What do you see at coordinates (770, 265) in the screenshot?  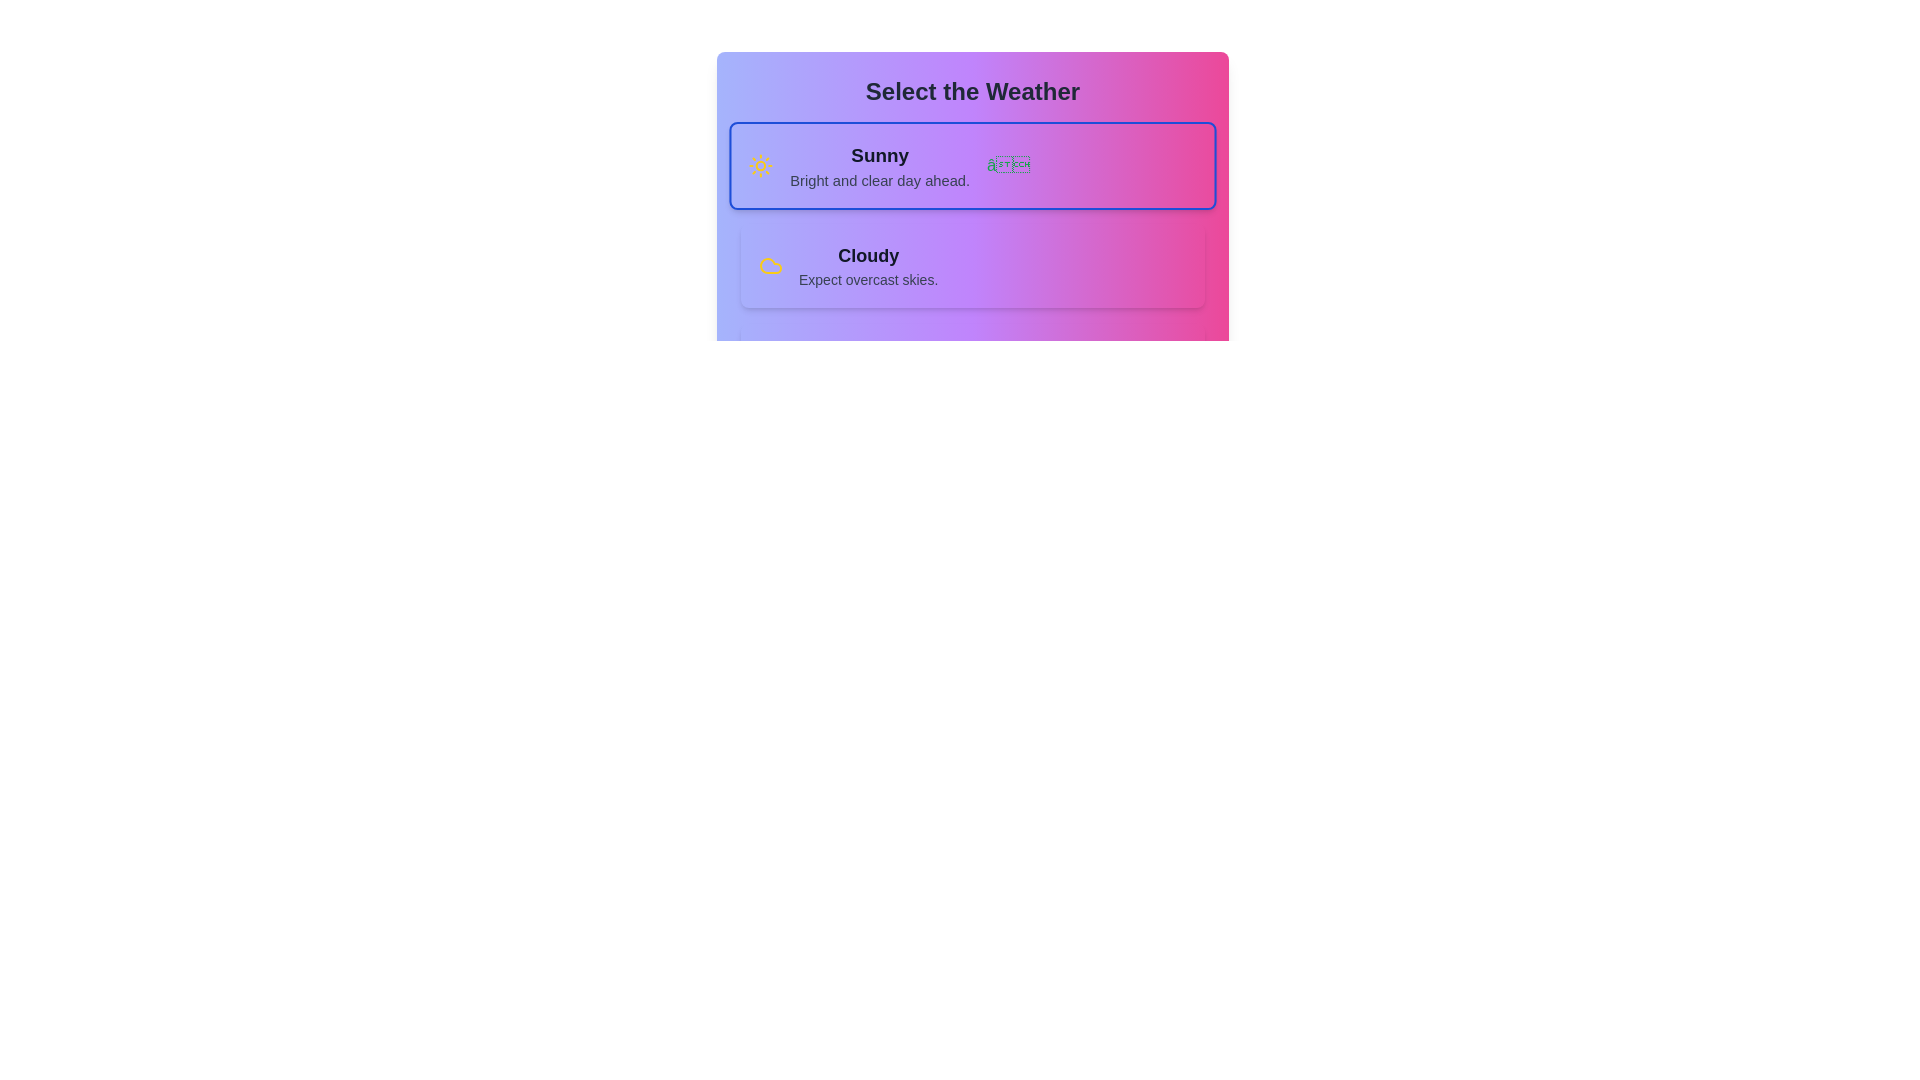 I see `the cloud icon located in the 'Select the Weather' card under the 'Cloudy' option` at bounding box center [770, 265].